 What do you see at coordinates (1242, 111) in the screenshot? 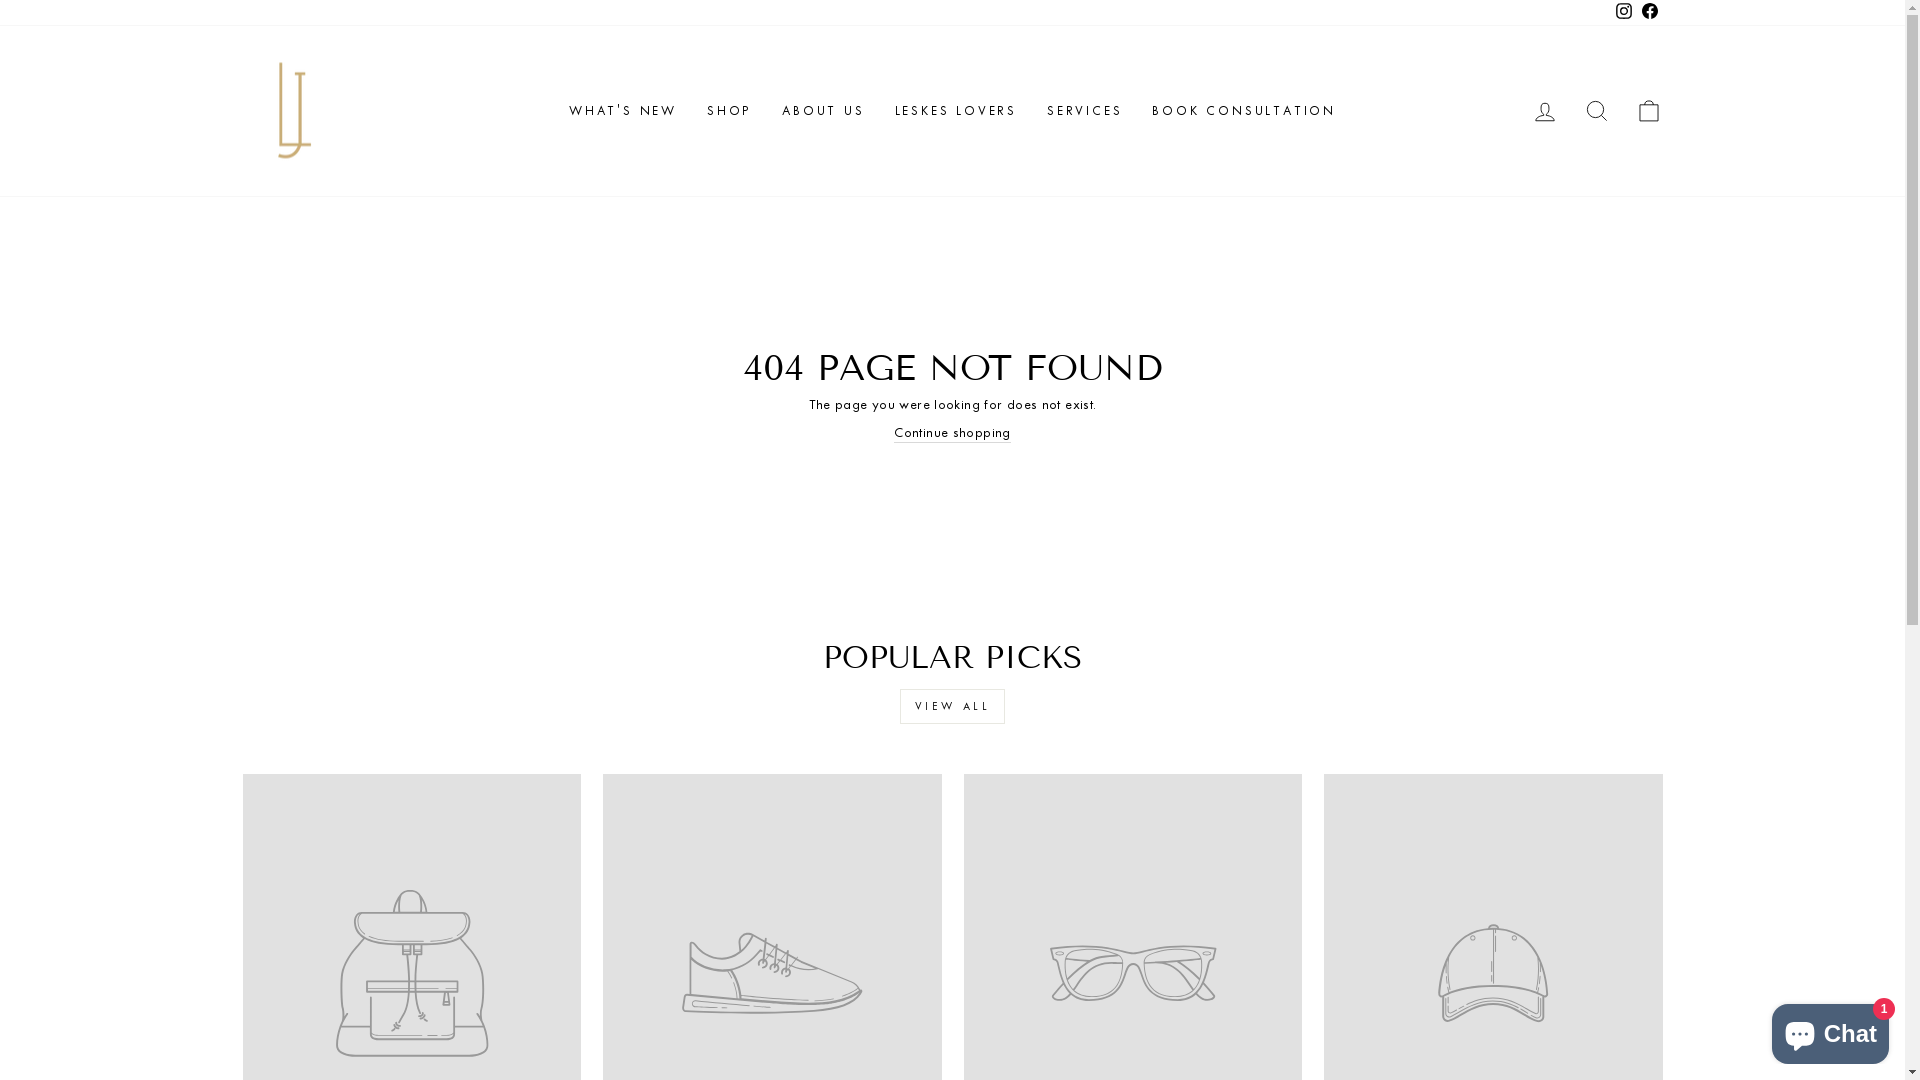
I see `'BOOK CONSULTATION'` at bounding box center [1242, 111].